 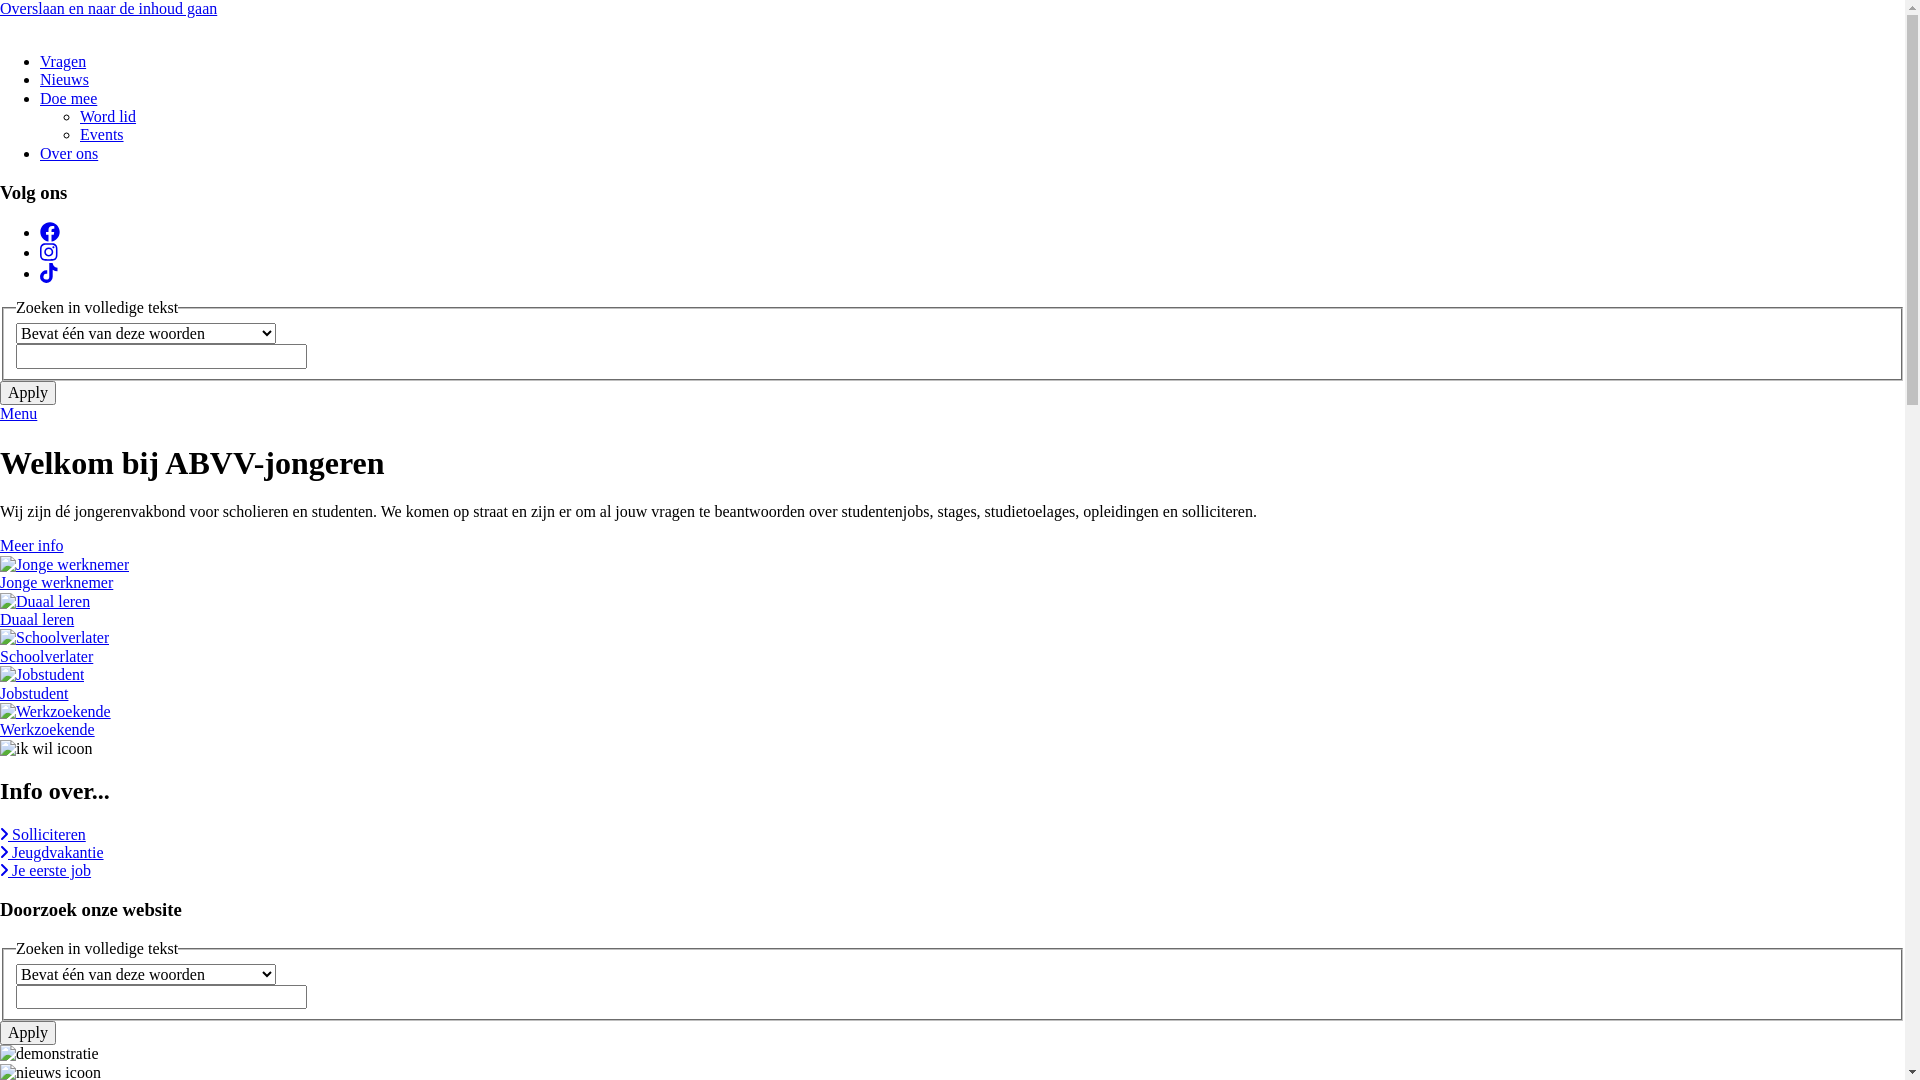 What do you see at coordinates (39, 78) in the screenshot?
I see `'Nieuws'` at bounding box center [39, 78].